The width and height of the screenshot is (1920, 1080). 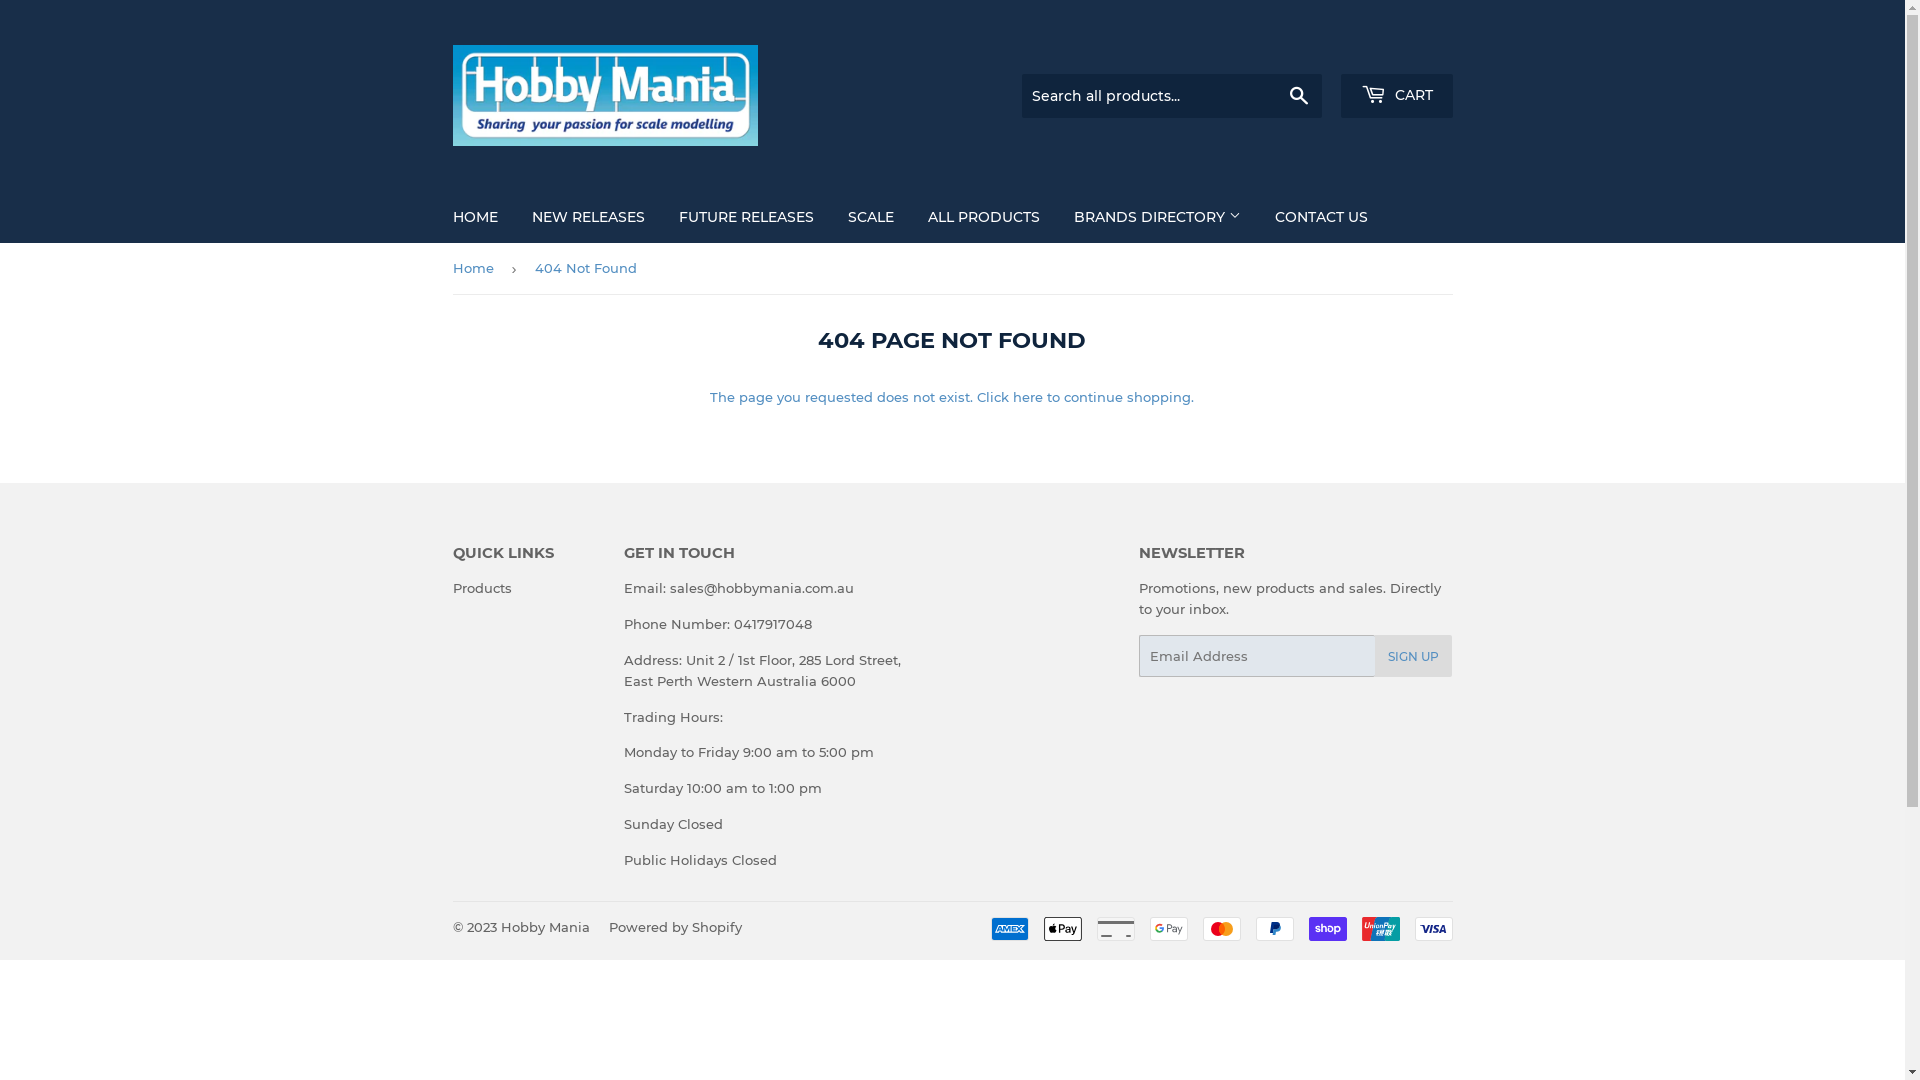 I want to click on 'HOME', so click(x=474, y=216).